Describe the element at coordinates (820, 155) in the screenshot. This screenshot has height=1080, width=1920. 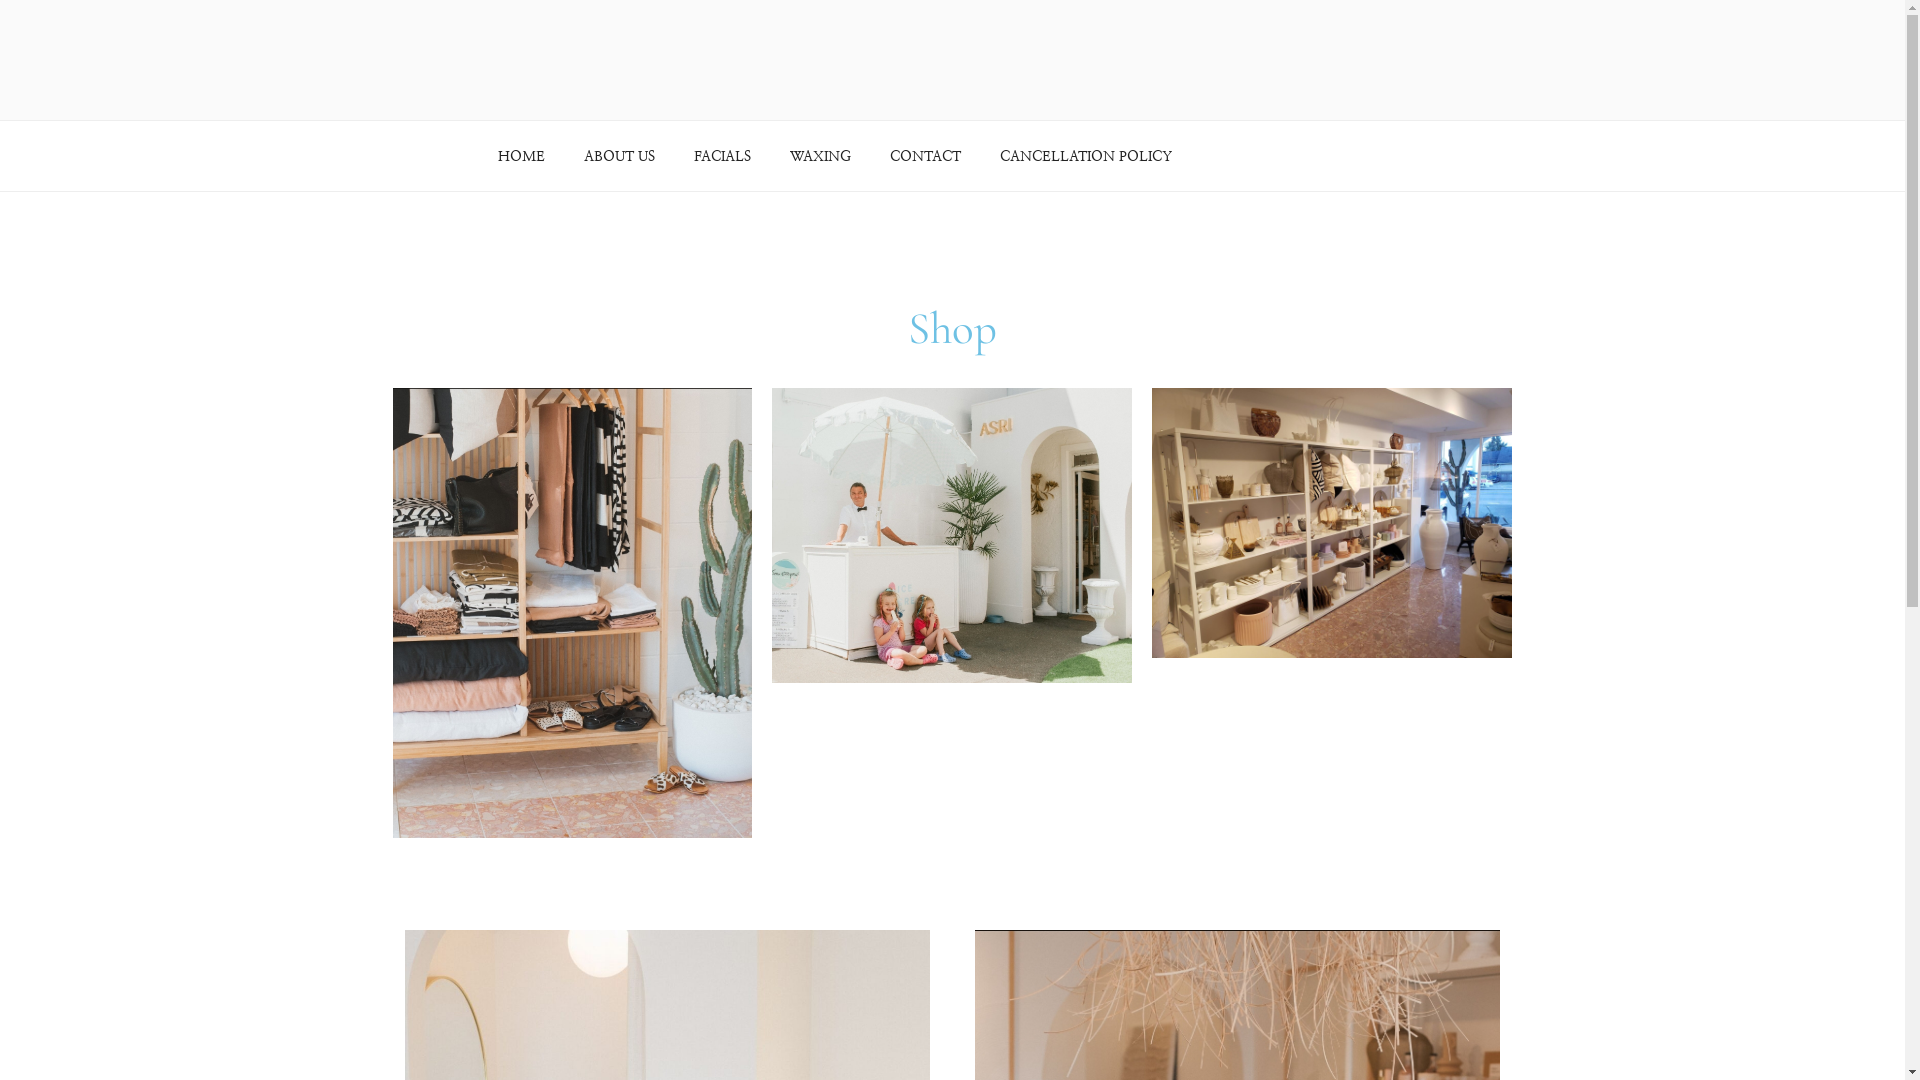
I see `'WAXING'` at that location.